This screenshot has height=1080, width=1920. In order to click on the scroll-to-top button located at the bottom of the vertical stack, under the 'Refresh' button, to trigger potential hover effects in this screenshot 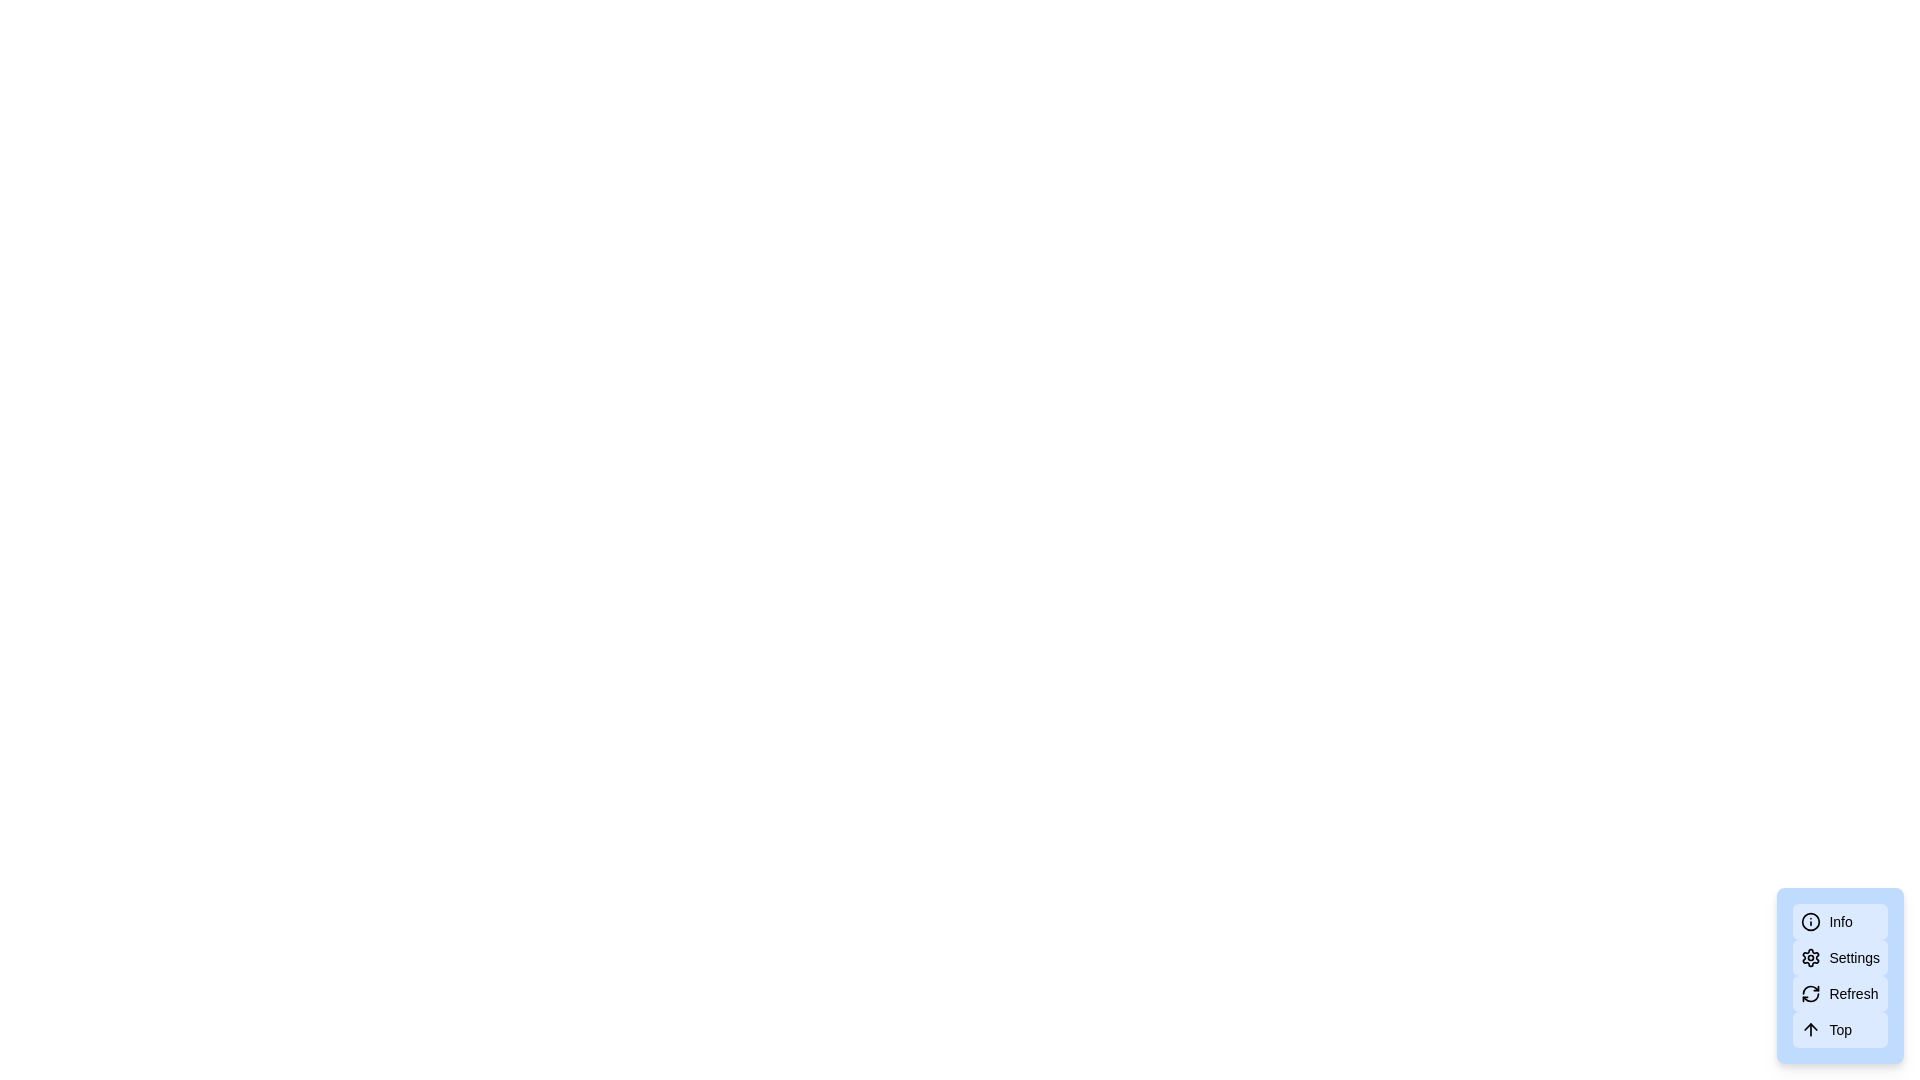, I will do `click(1840, 1029)`.